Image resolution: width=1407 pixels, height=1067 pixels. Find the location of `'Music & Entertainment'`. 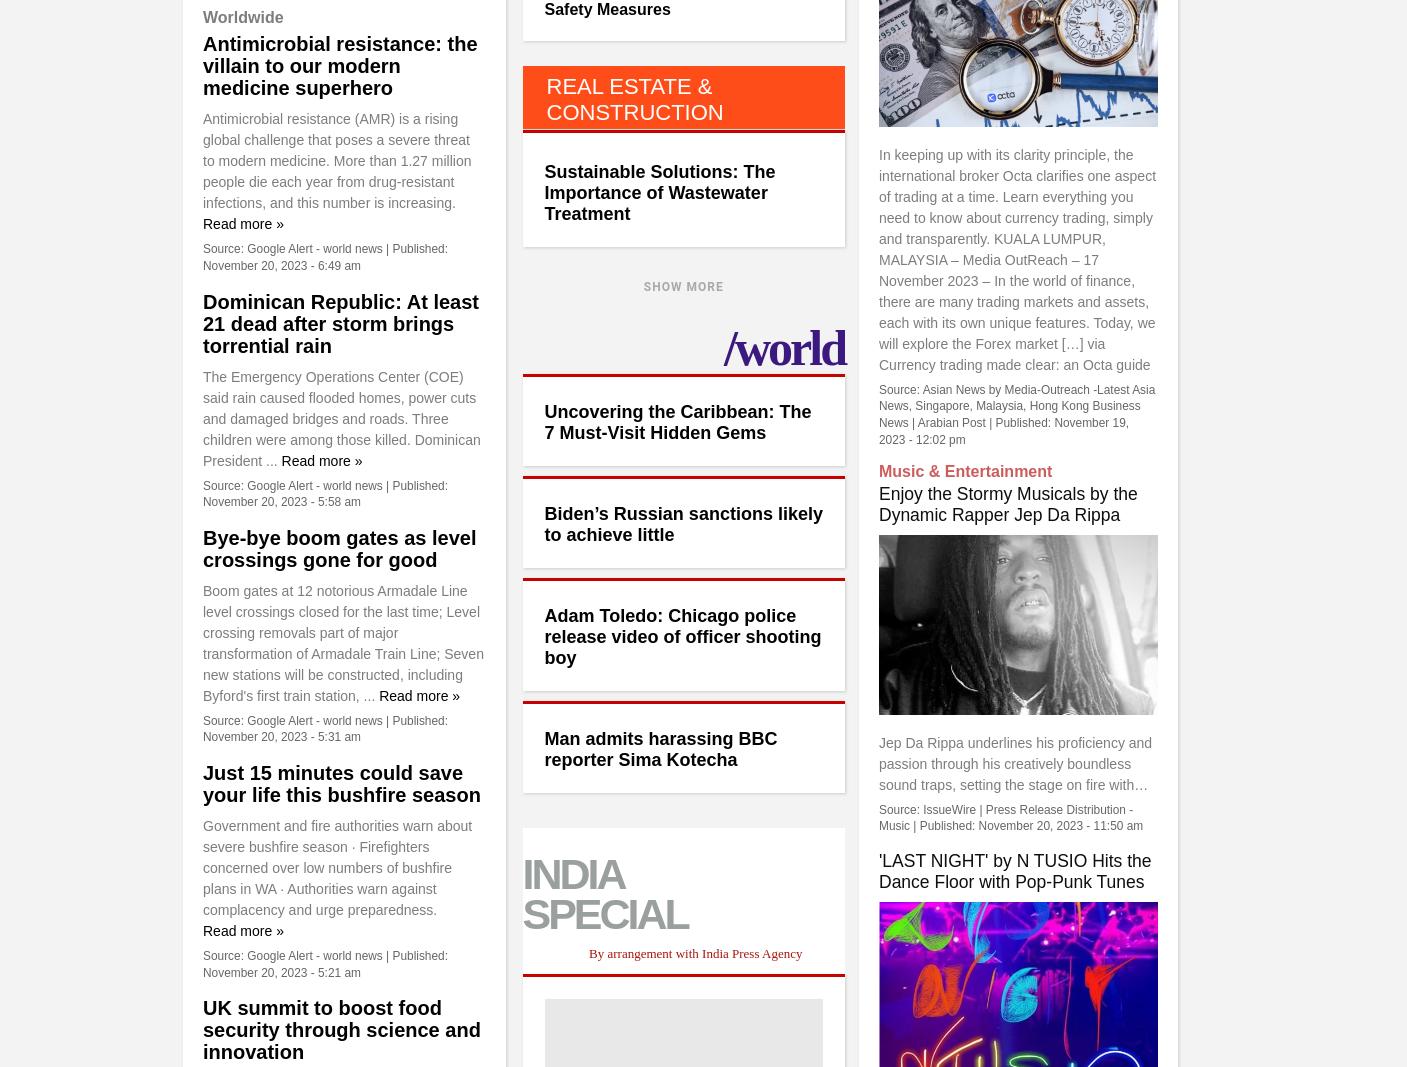

'Music & Entertainment' is located at coordinates (965, 470).